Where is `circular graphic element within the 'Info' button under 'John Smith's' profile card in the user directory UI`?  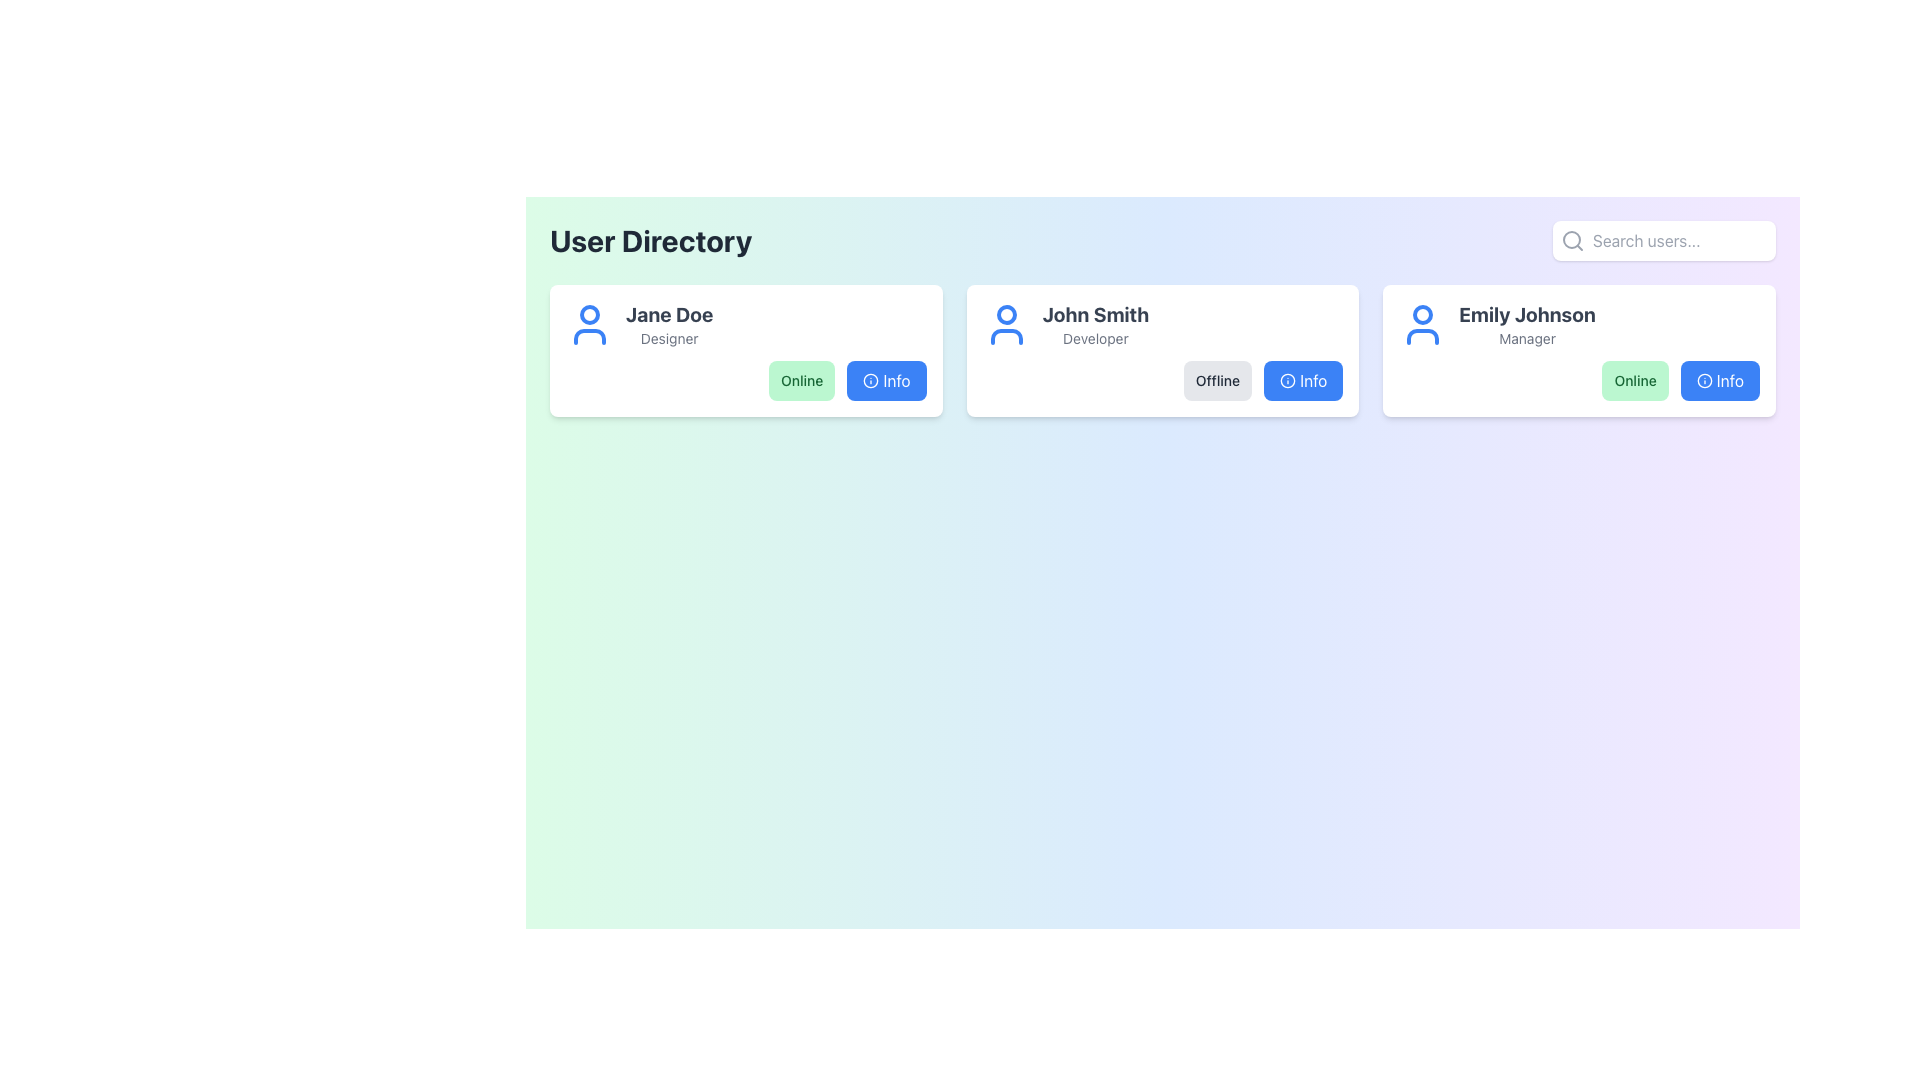
circular graphic element within the 'Info' button under 'John Smith's' profile card in the user directory UI is located at coordinates (871, 381).